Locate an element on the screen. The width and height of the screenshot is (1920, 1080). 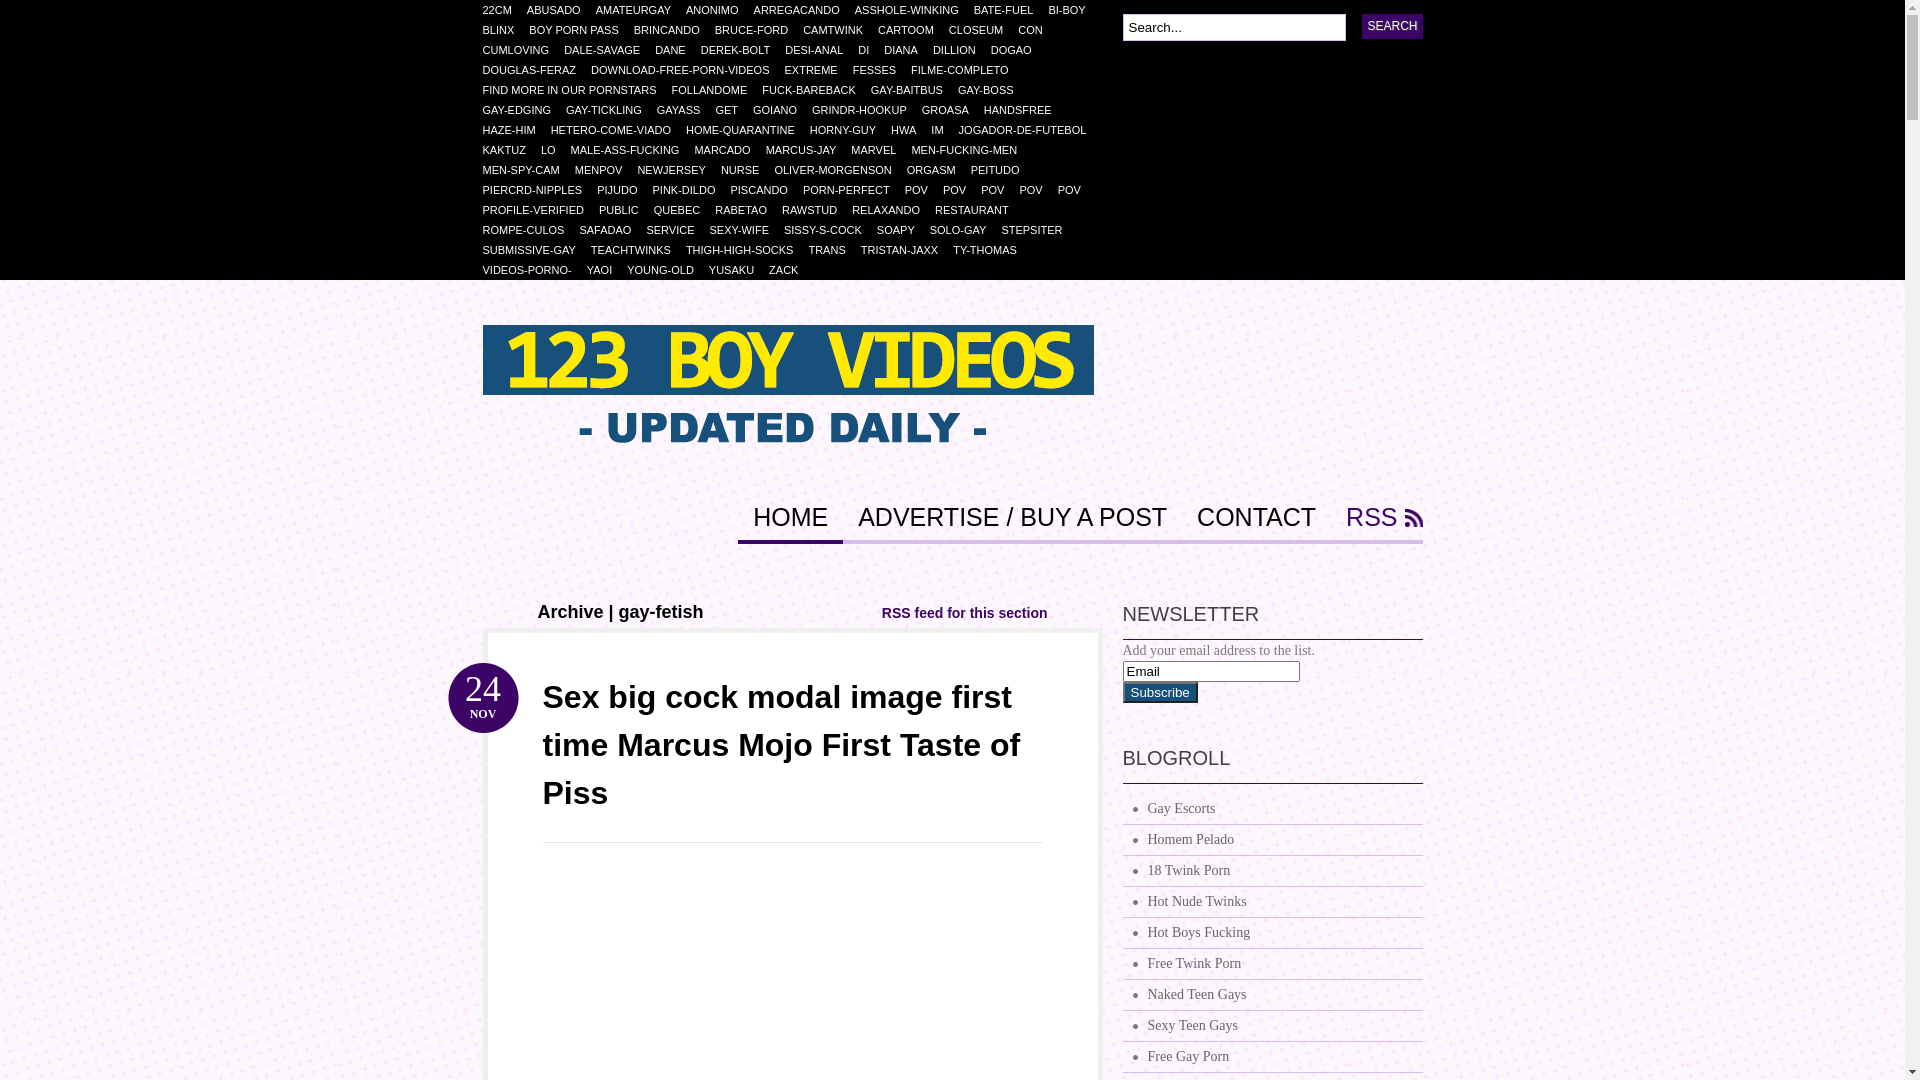
'BATE-FUEL' is located at coordinates (1011, 10).